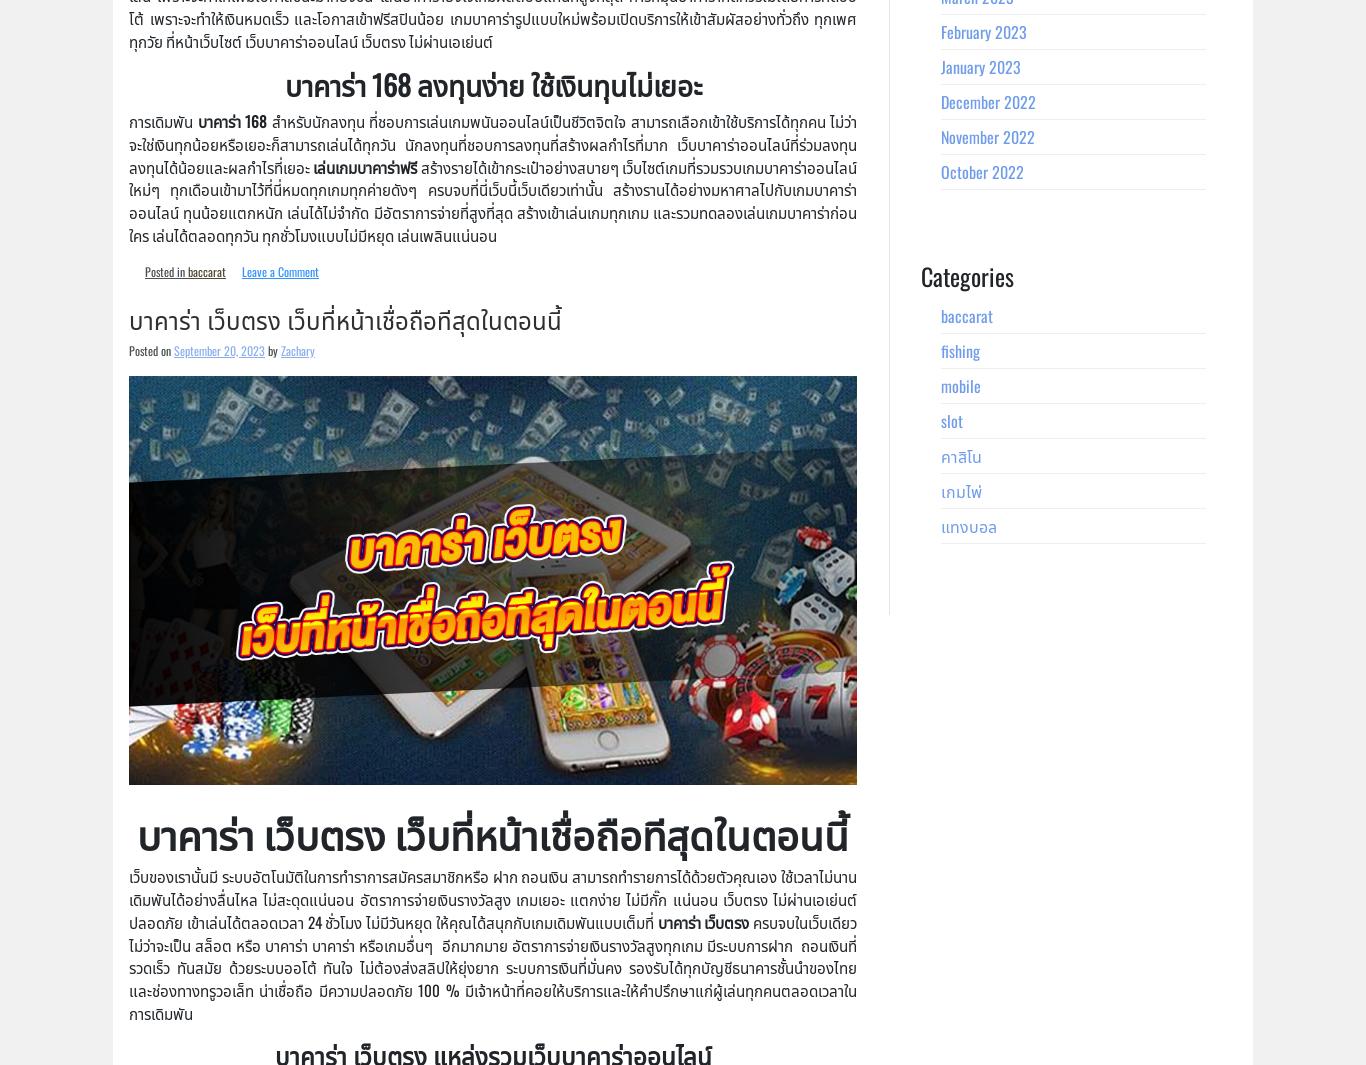  Describe the element at coordinates (492, 898) in the screenshot. I see `'เว็บของเรานั้นมี ระบบอัตโนมัติในการทำราการสมัครสมาชิกหรือ ฝาก ถอนเงิน สามารถทำรายการได้ด้วยตัวคุณเอง ใช้เวลาไม่นาน เดิมพันได้อย่างลื่นไหล ไม่สะดุดแน่นอน อัตราการจ่ายเงินรางวัลสูง เกมเยอะ แตกง่าย ไม่มีกั๊ก แน่นอน เว็บตรง ไม่ผ่านเอเย่นต์ ปลอดภัย เข้าเล่นได้ตลอดเวลา 24 ชั่วโมง ไม่มีวันหยุด ให้คุณได้สนุกกับเกมเดิมพันแบบเต็มที่'` at that location.